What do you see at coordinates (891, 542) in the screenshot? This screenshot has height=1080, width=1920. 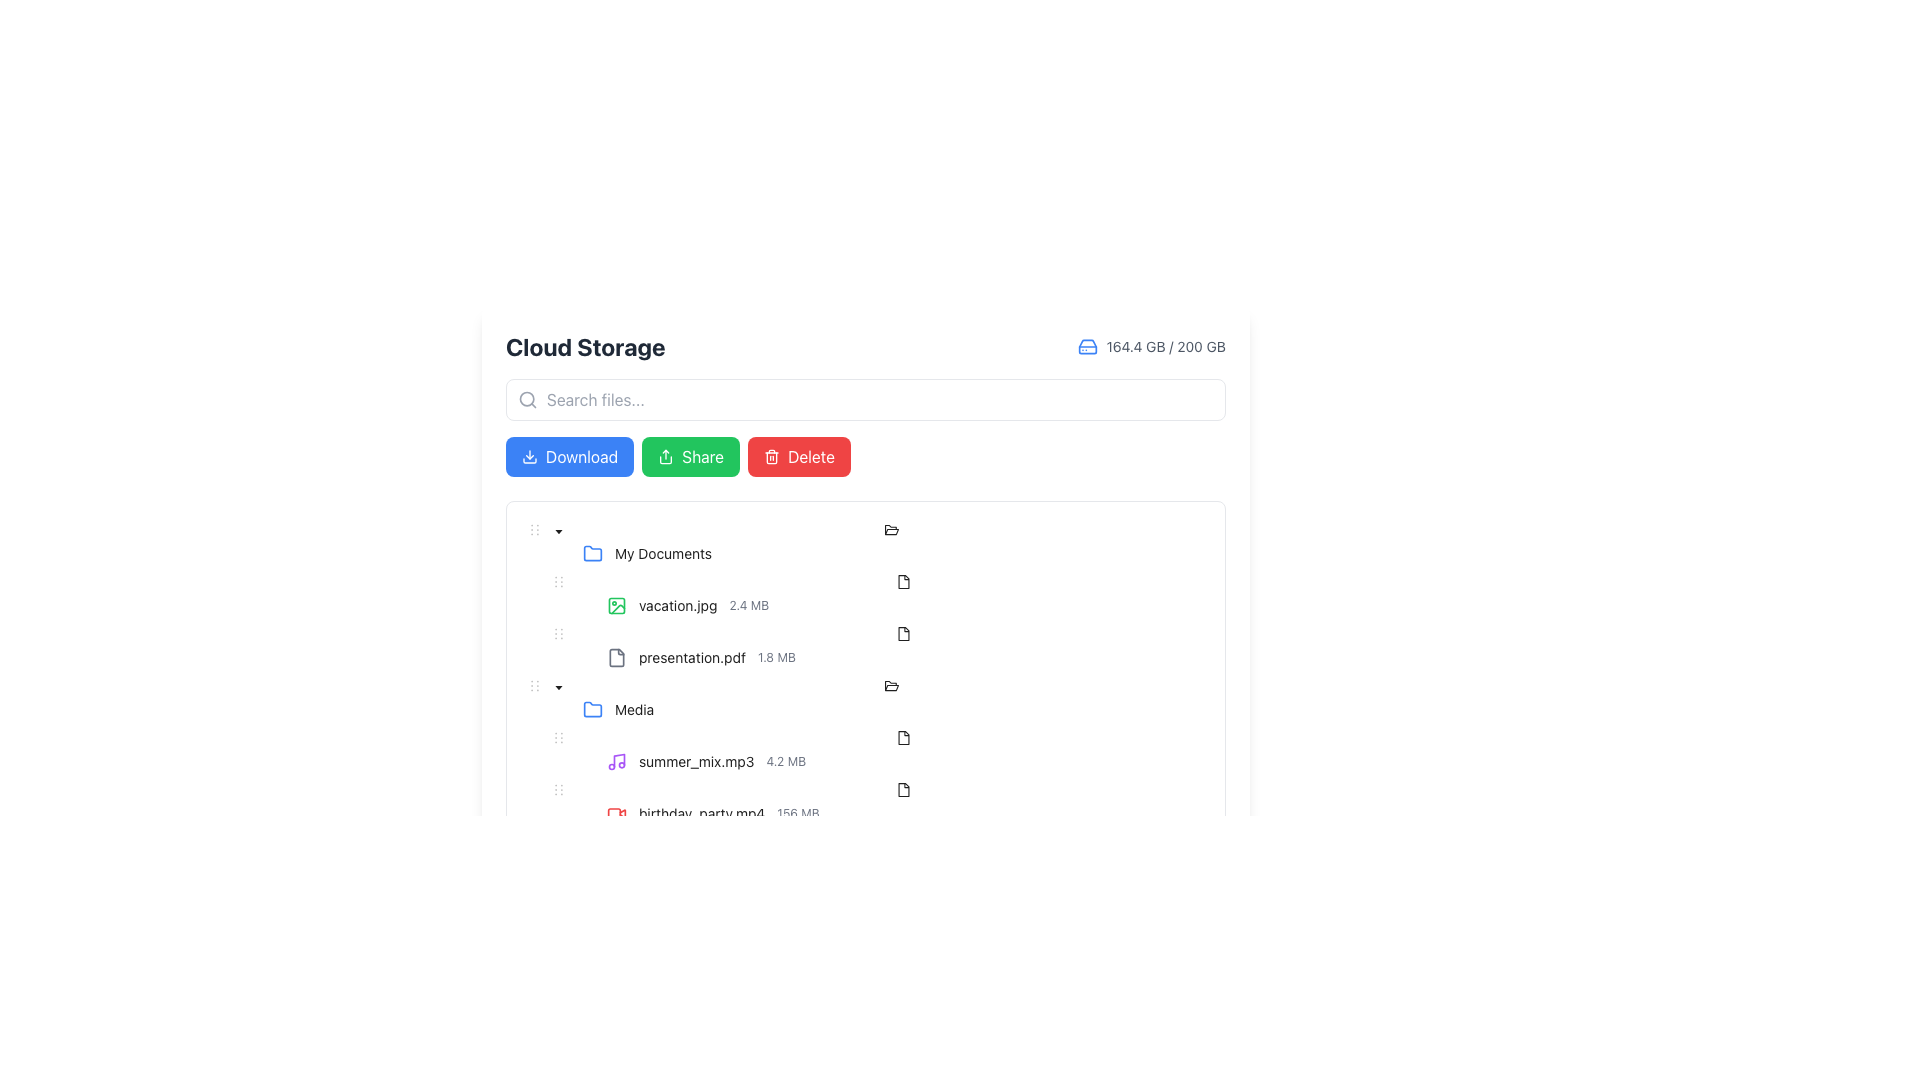 I see `the 'My Documents' folder element` at bounding box center [891, 542].